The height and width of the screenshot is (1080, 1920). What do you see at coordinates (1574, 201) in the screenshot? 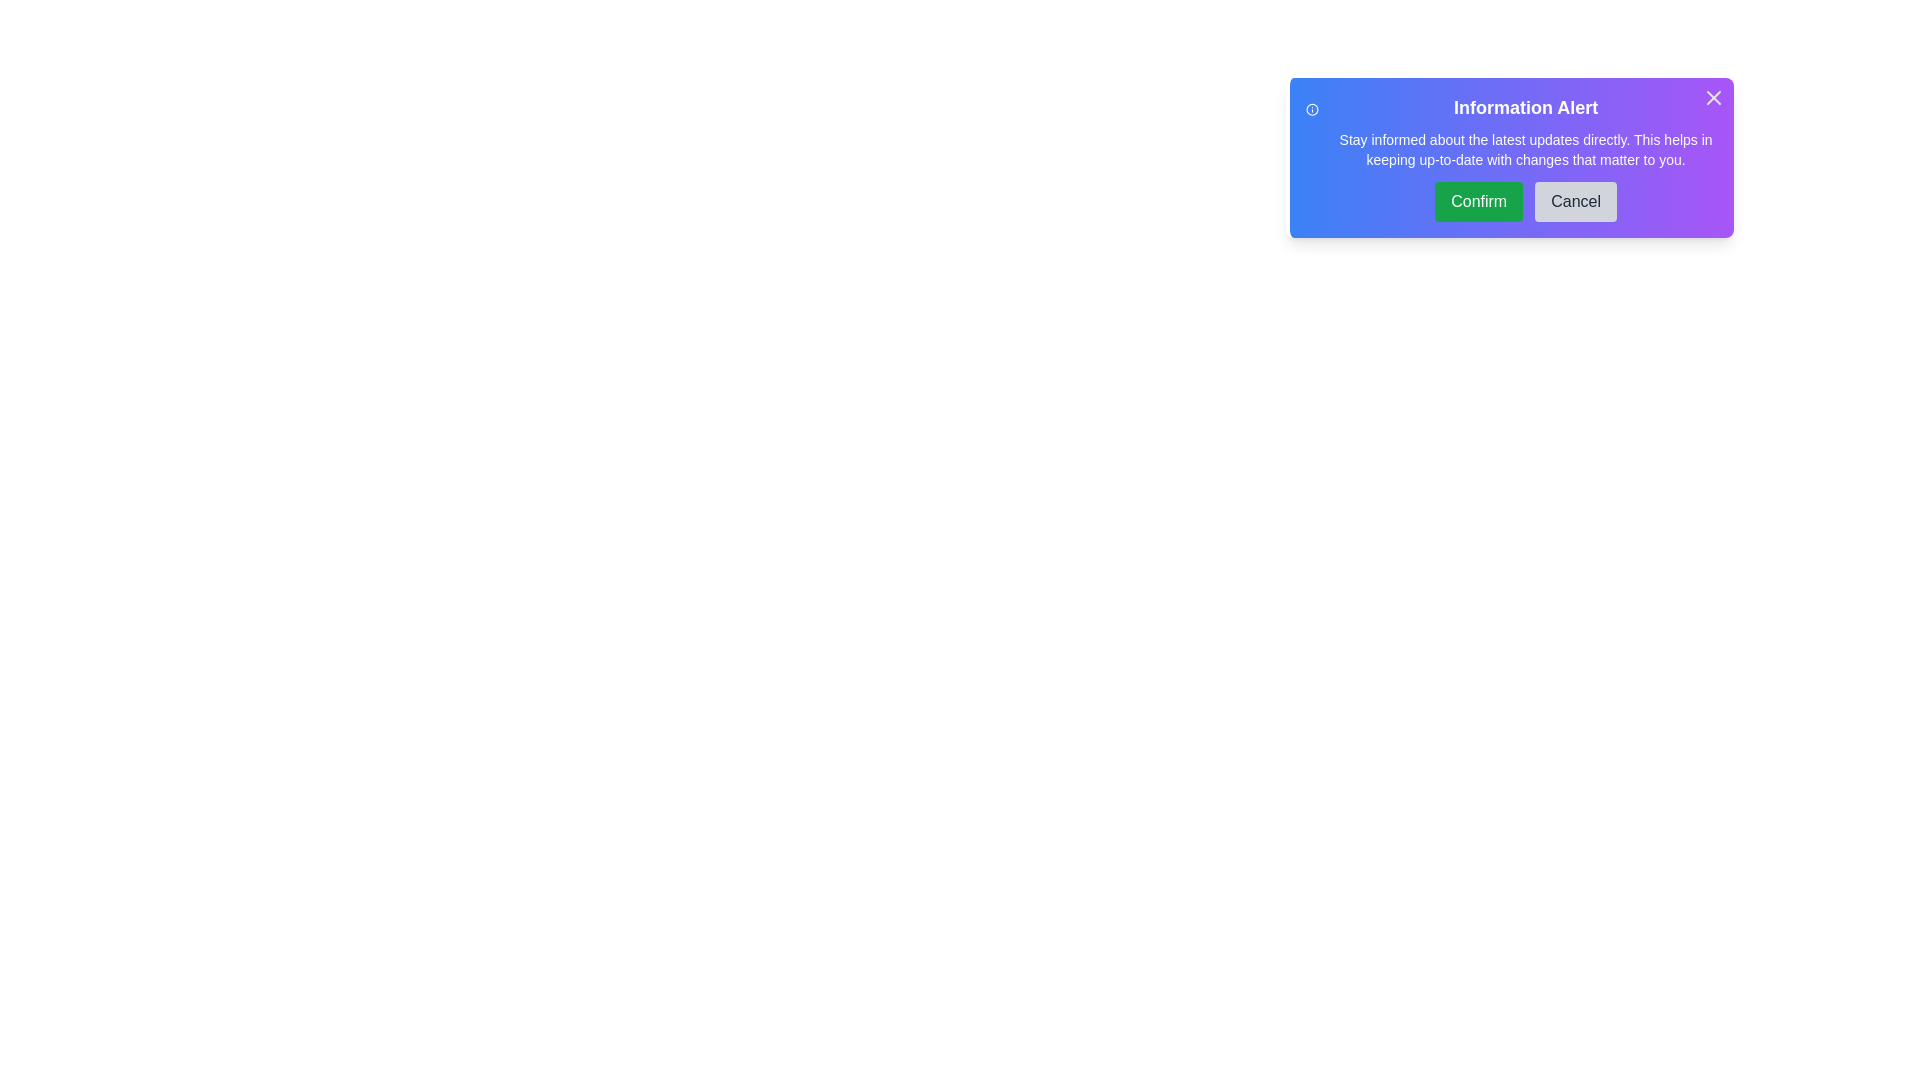
I see `the 'Cancel' button to dismiss the alert` at bounding box center [1574, 201].